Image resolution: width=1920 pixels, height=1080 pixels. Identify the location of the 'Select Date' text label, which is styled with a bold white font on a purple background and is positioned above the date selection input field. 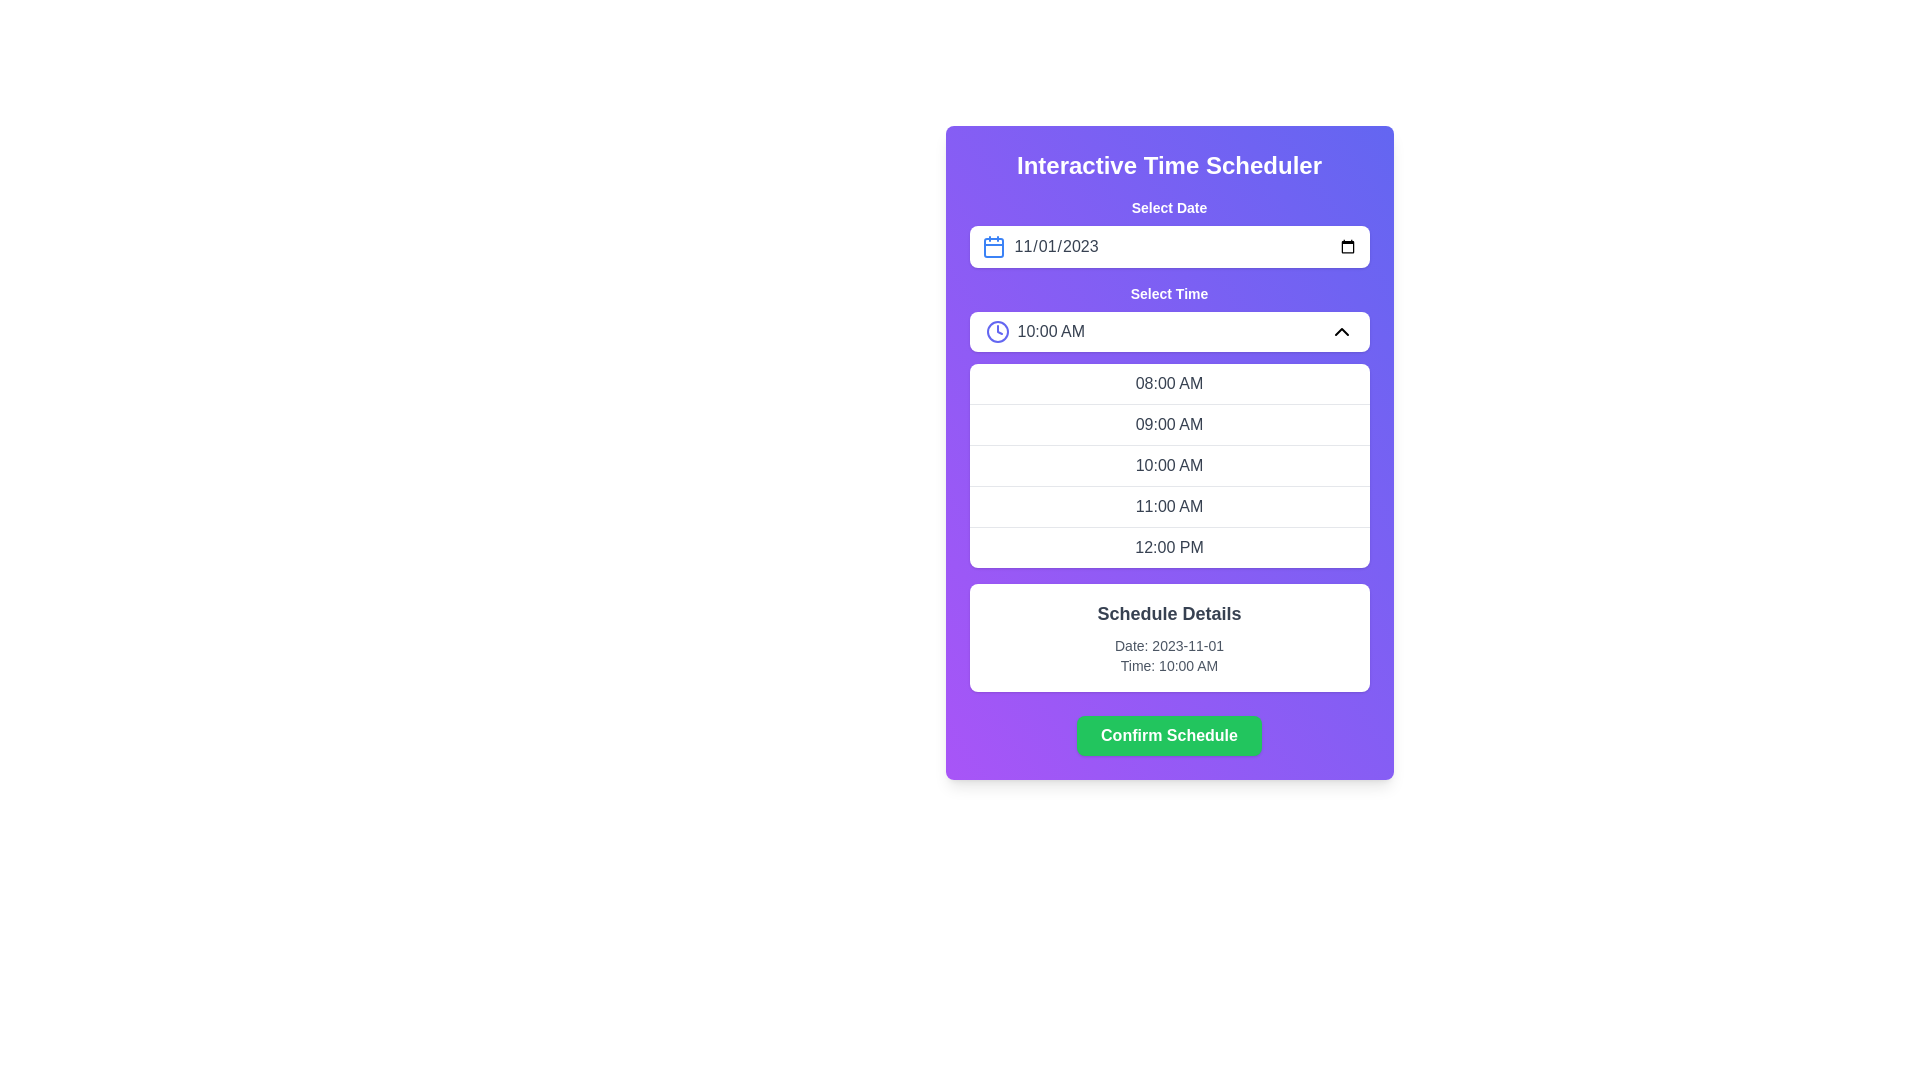
(1169, 208).